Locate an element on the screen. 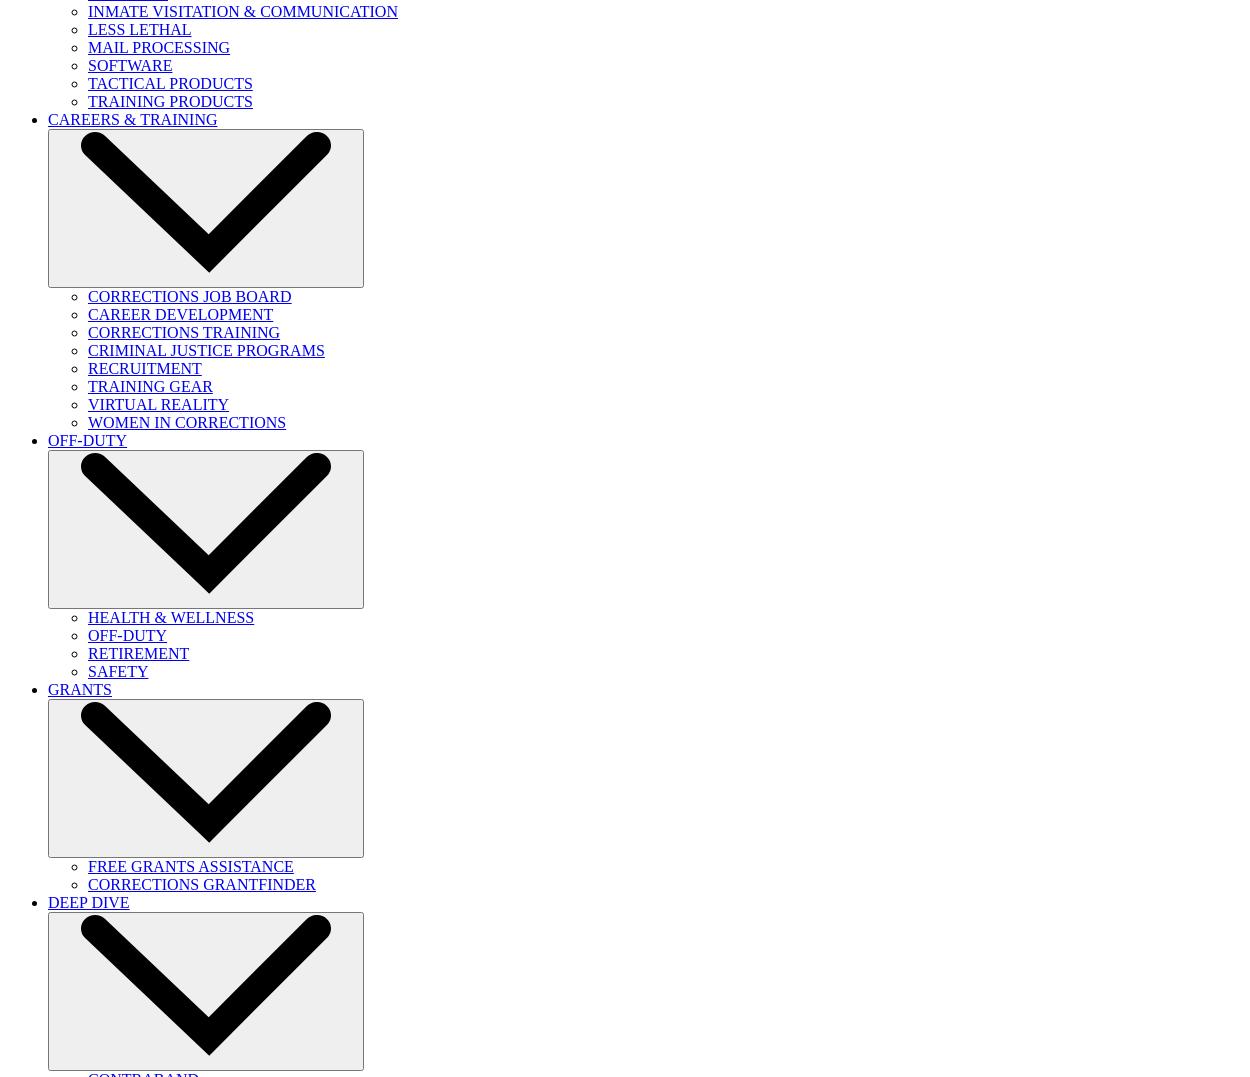 Image resolution: width=1250 pixels, height=1077 pixels. 'CORRECTIONS GRANTFINDER' is located at coordinates (201, 884).